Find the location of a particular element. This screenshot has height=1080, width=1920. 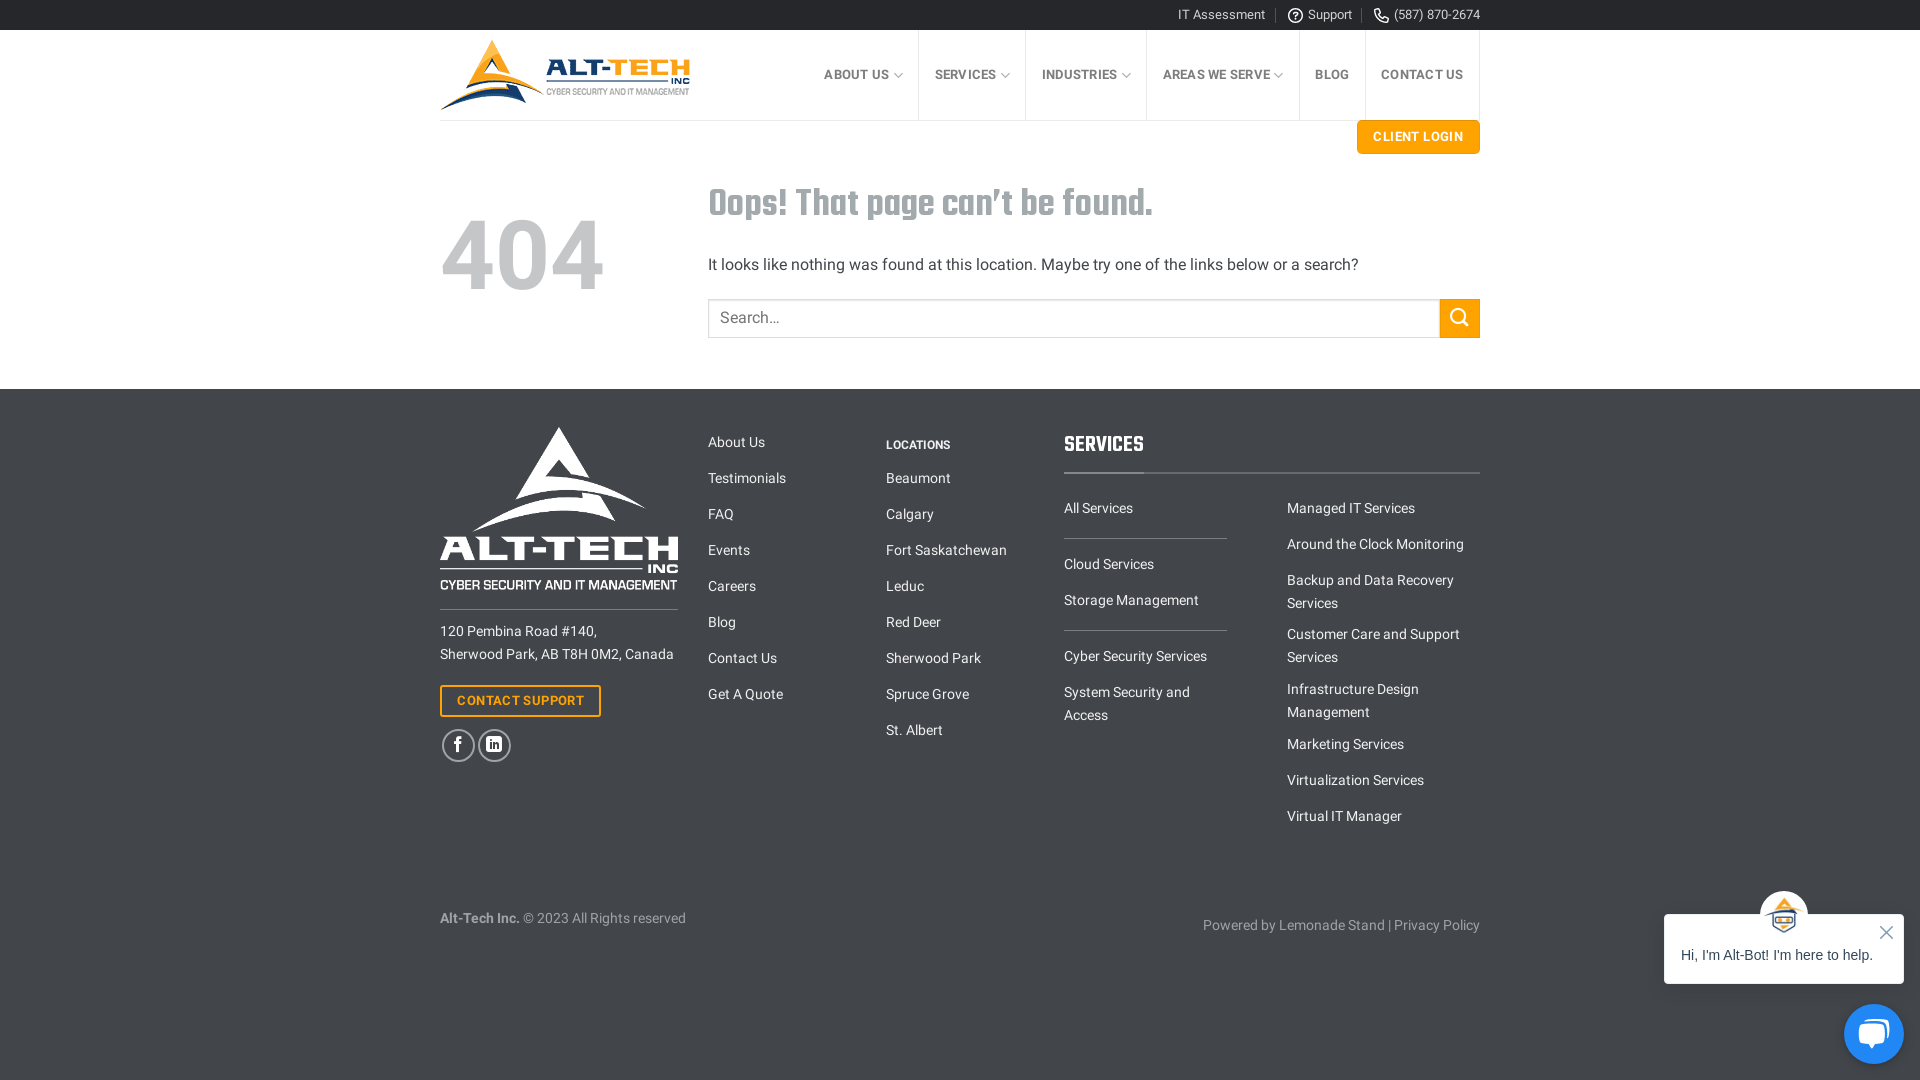

'IT Assessment' is located at coordinates (1177, 15).